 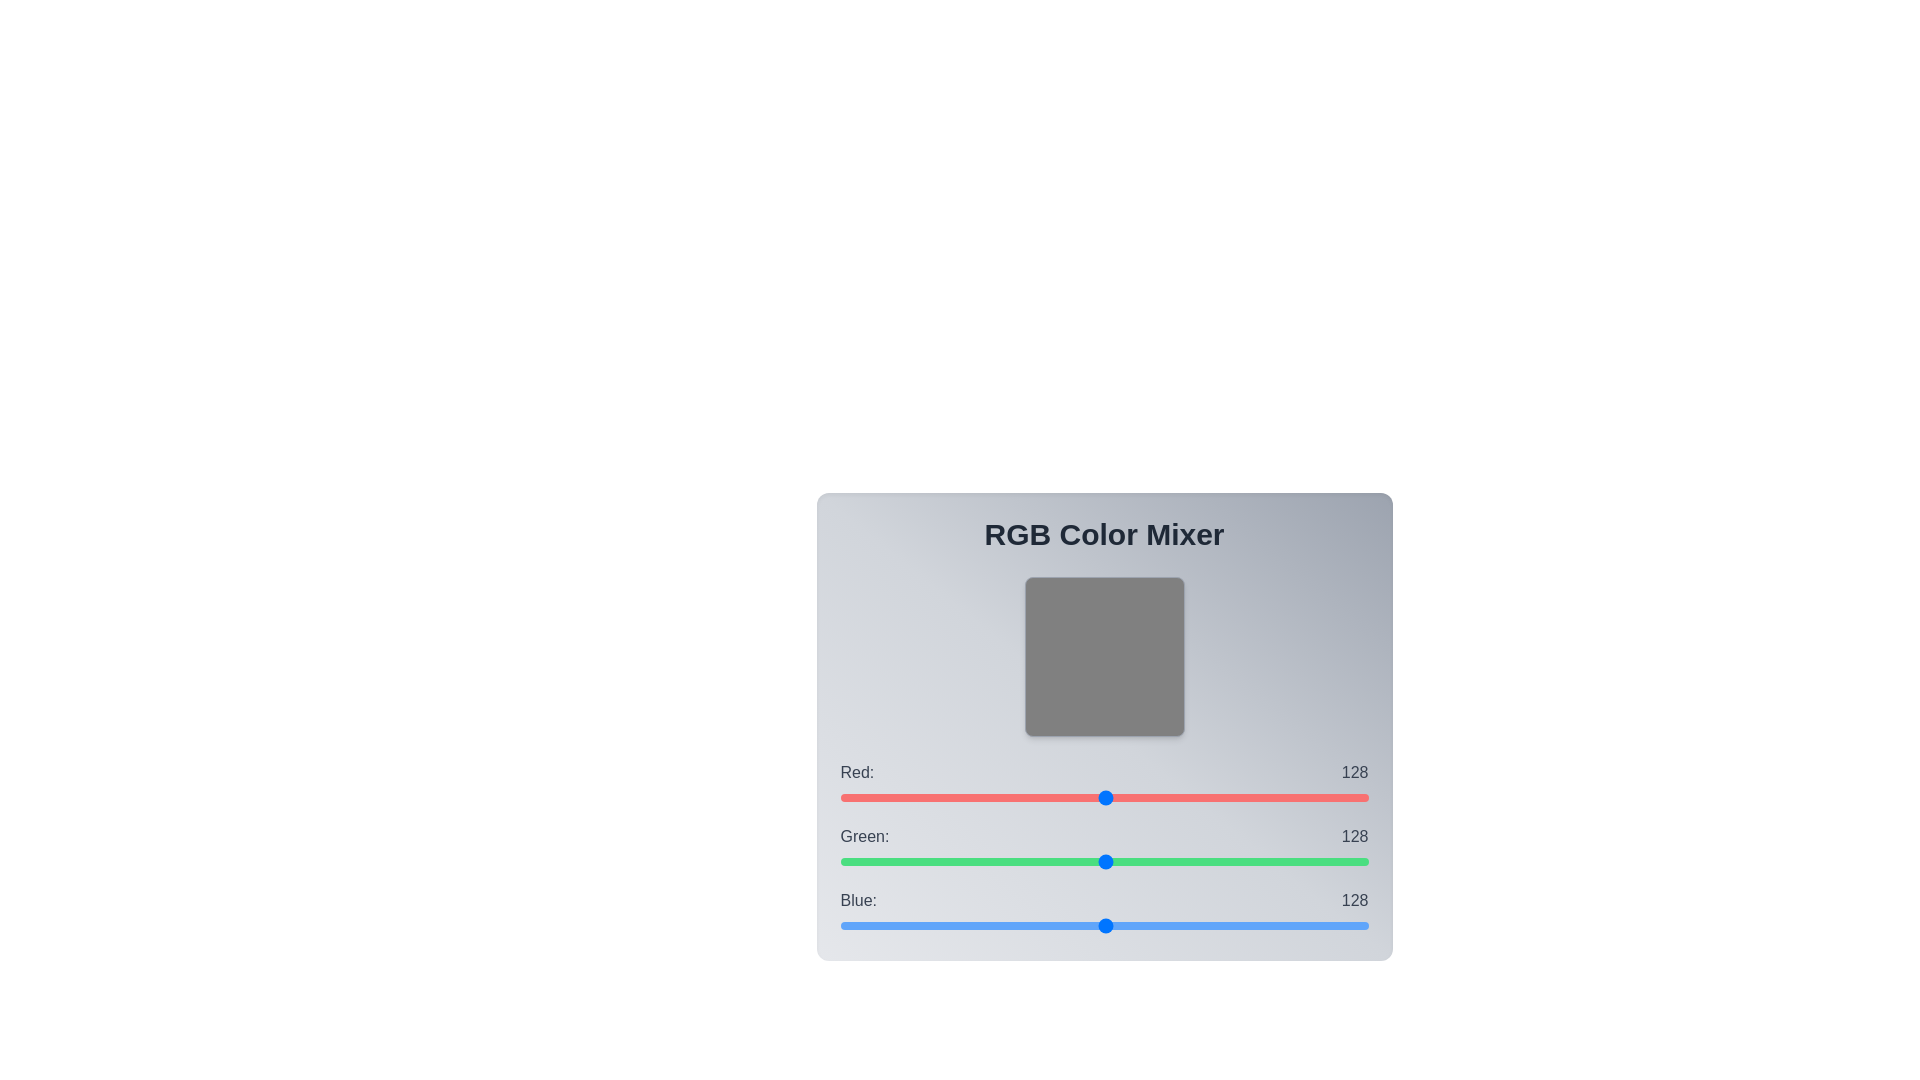 I want to click on the green slider to set its value to 231, so click(x=1318, y=860).